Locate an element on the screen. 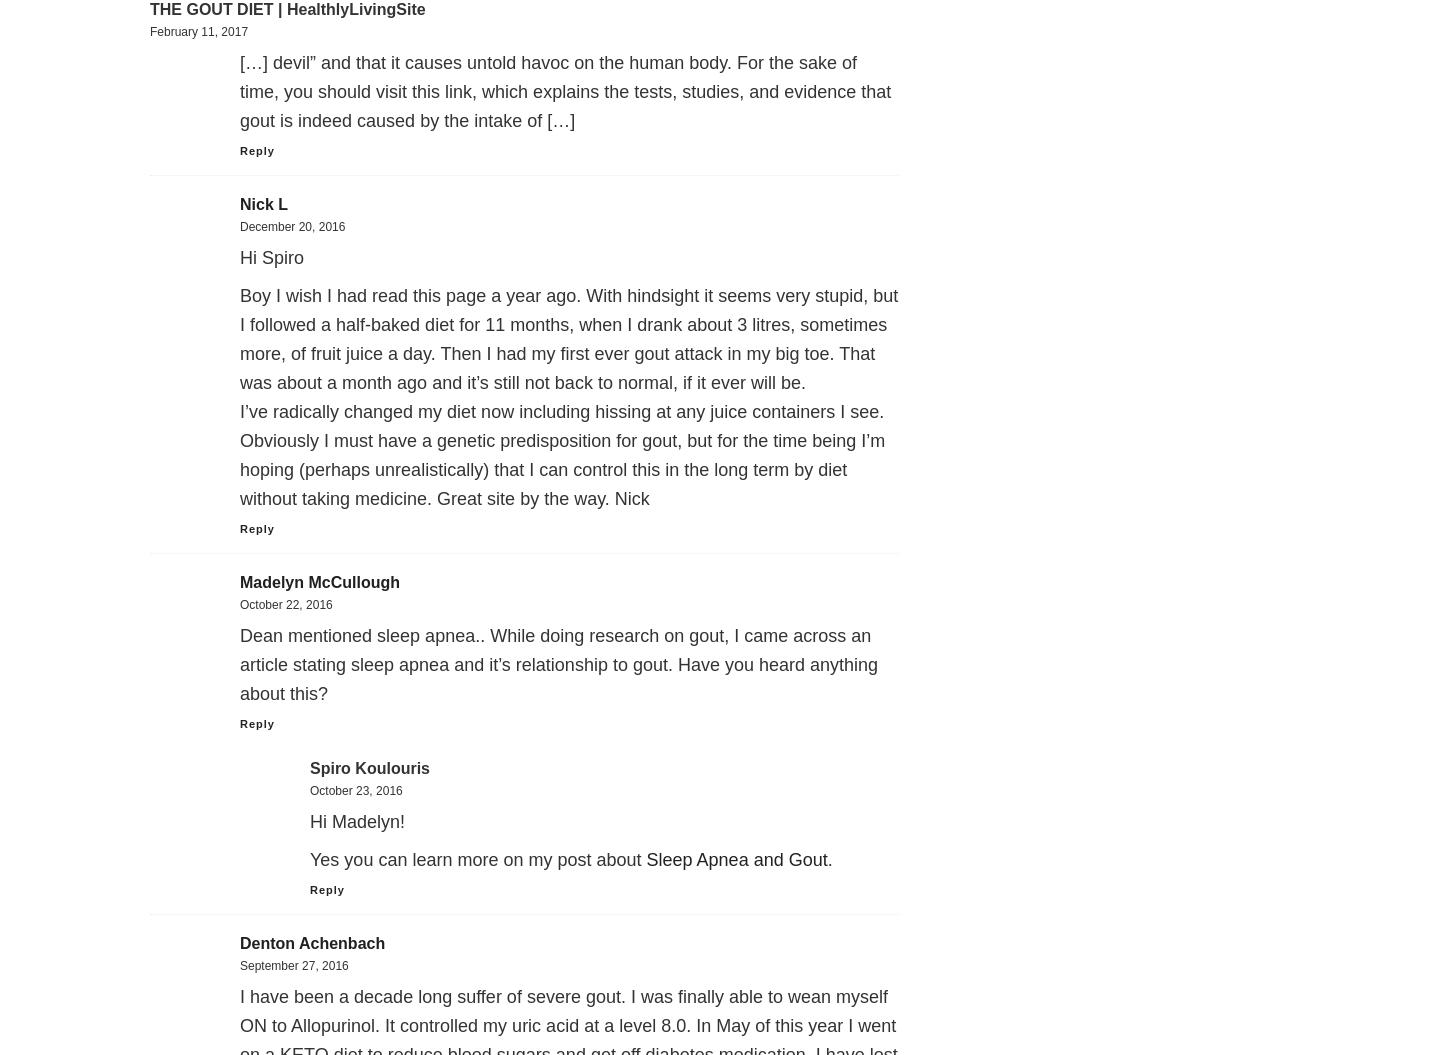 The image size is (1440, 1055). '[…] devil” and that it causes untold havoc on the human body. For the sake of time, you should visit this link, which explains the tests, studies, and evidence that gout is indeed caused by the intake of […]' is located at coordinates (565, 90).